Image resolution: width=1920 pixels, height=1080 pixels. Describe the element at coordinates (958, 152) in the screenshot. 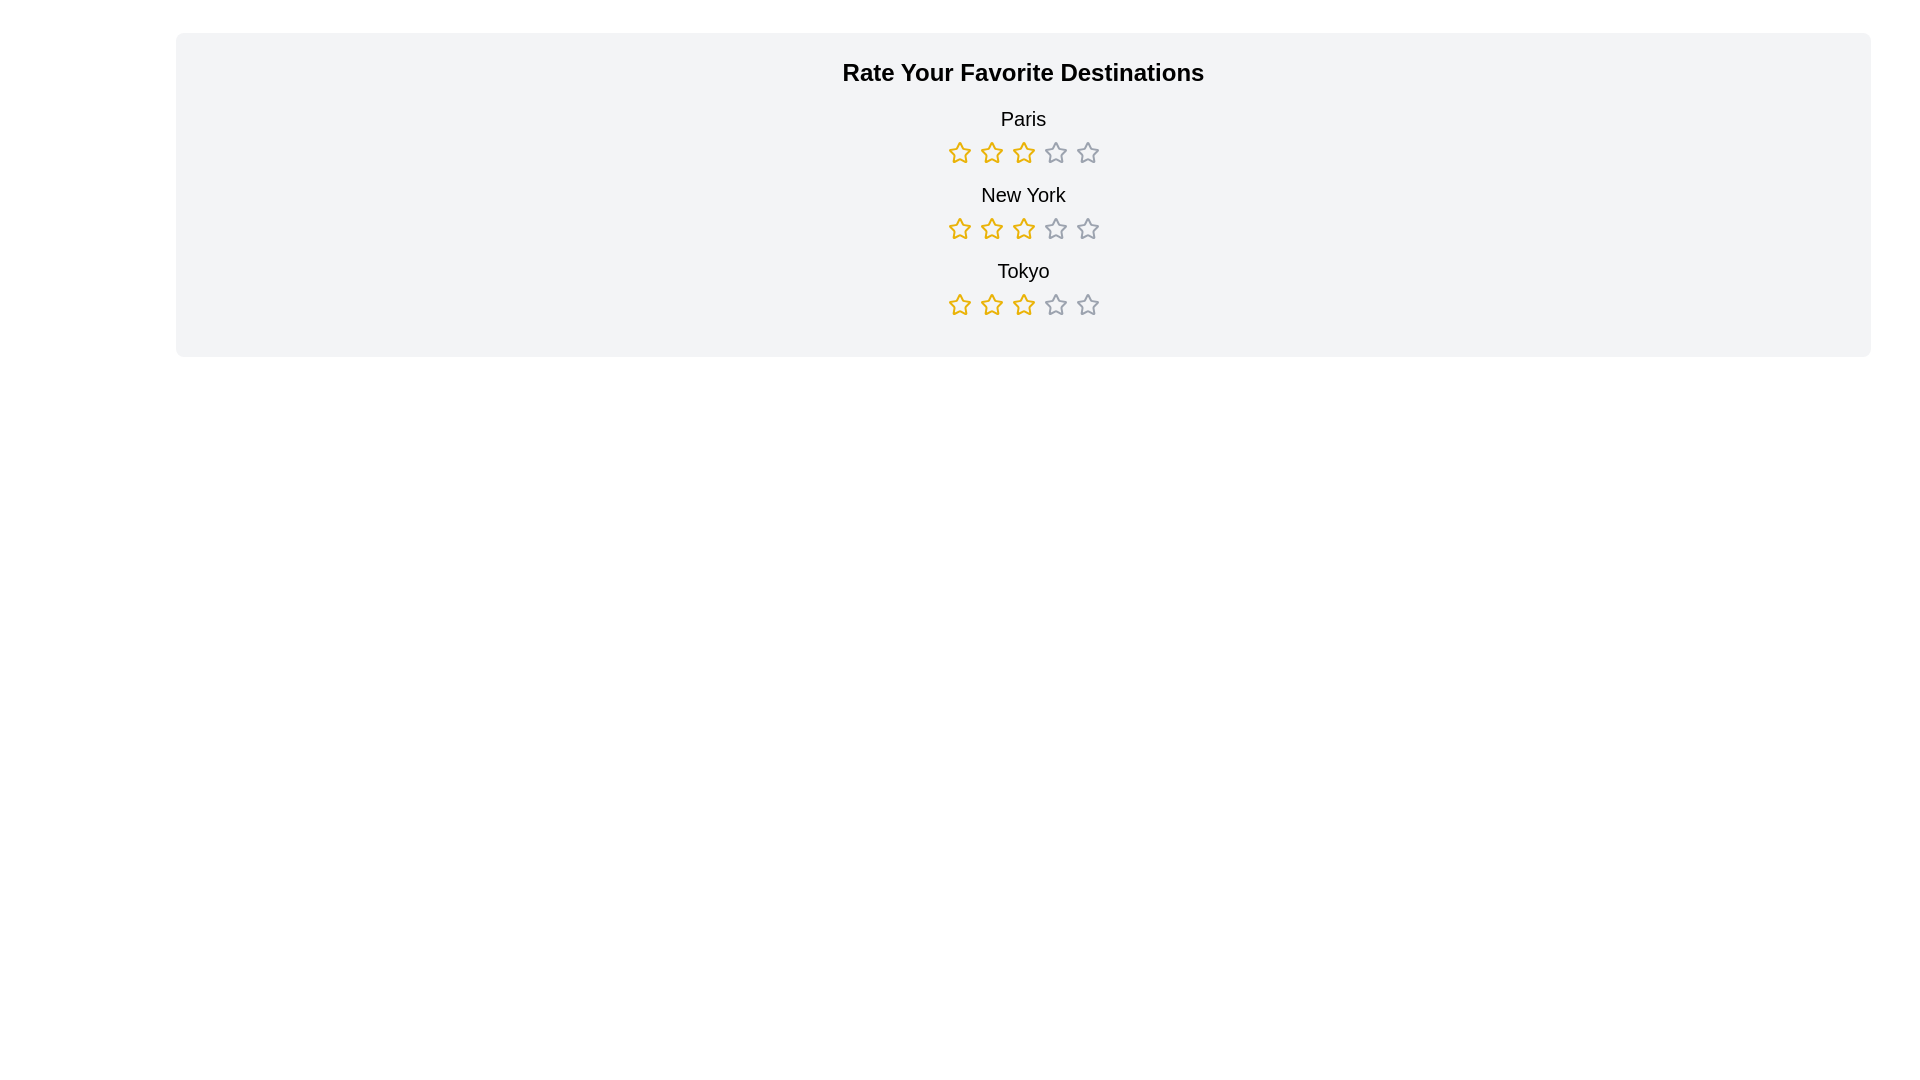

I see `the first yellow star icon` at that location.